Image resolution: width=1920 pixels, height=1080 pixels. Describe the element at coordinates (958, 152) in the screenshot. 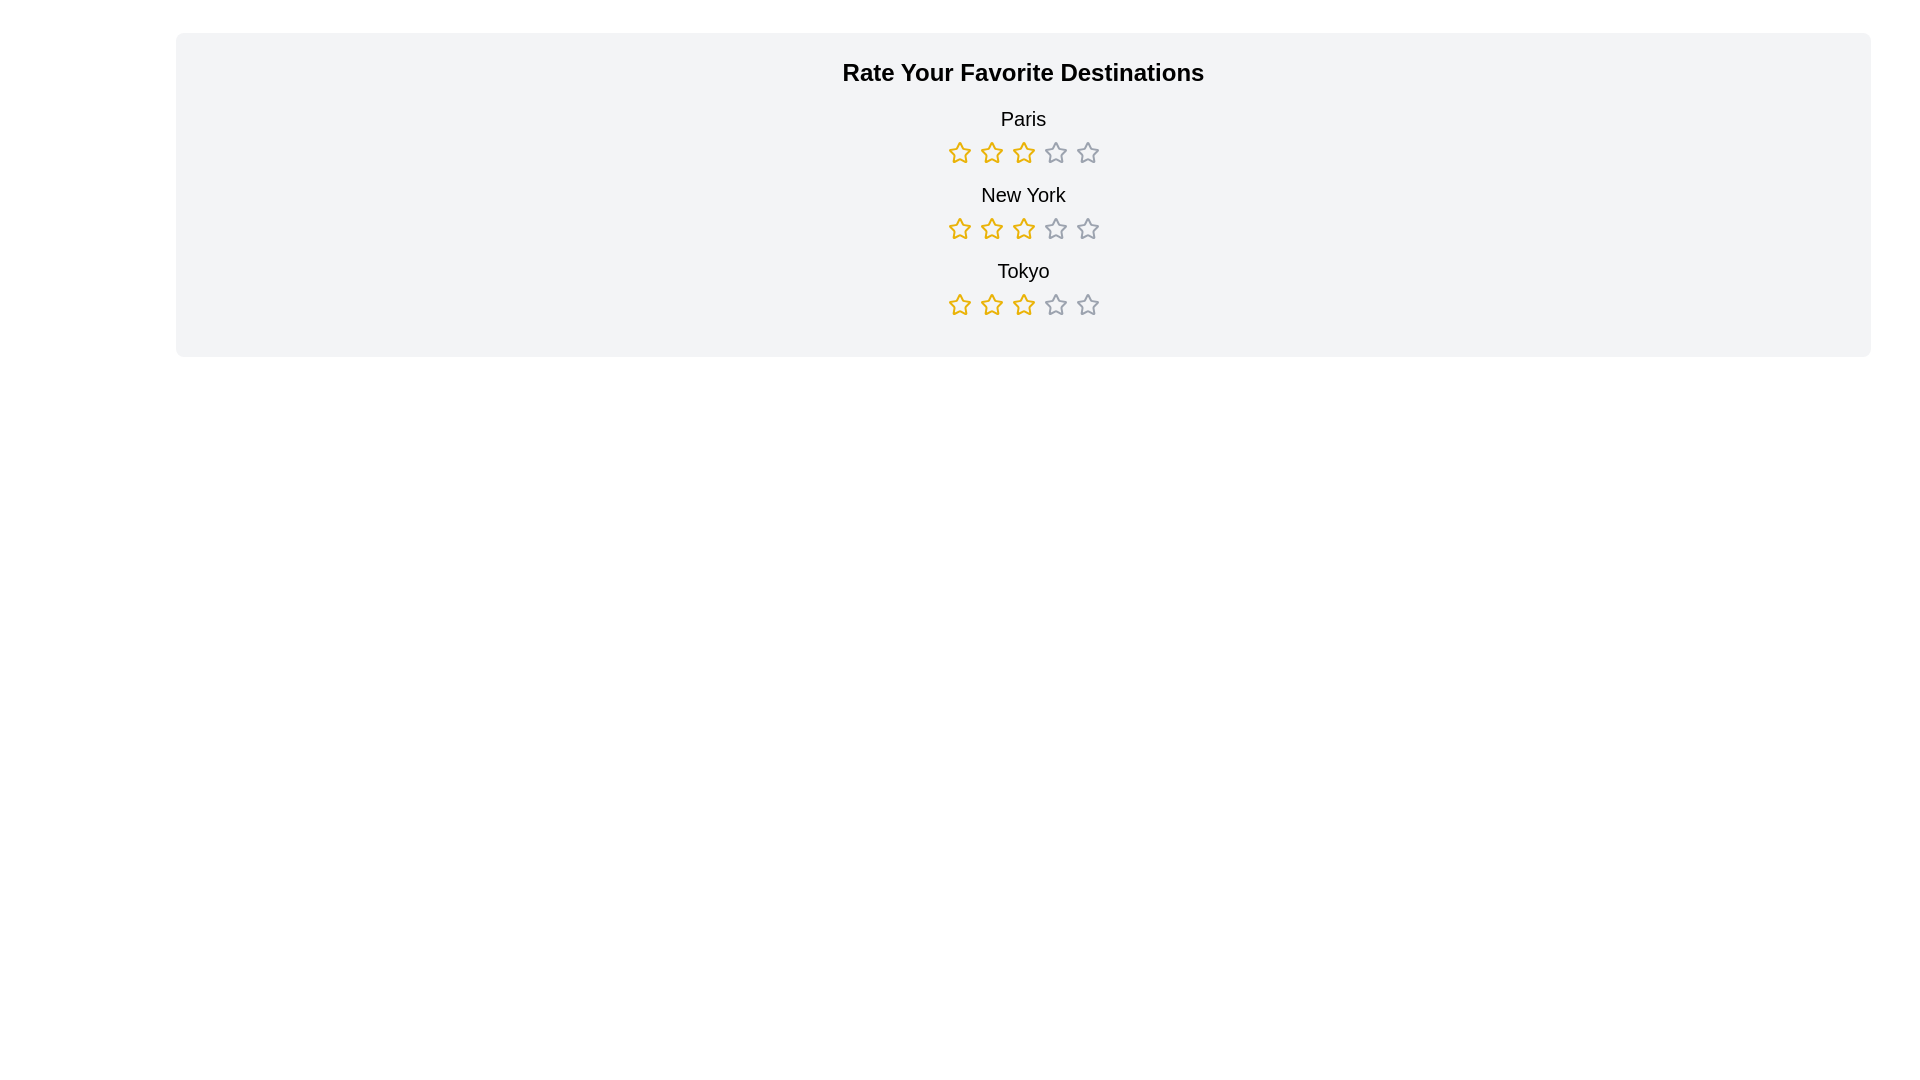

I see `the first yellow star icon` at that location.